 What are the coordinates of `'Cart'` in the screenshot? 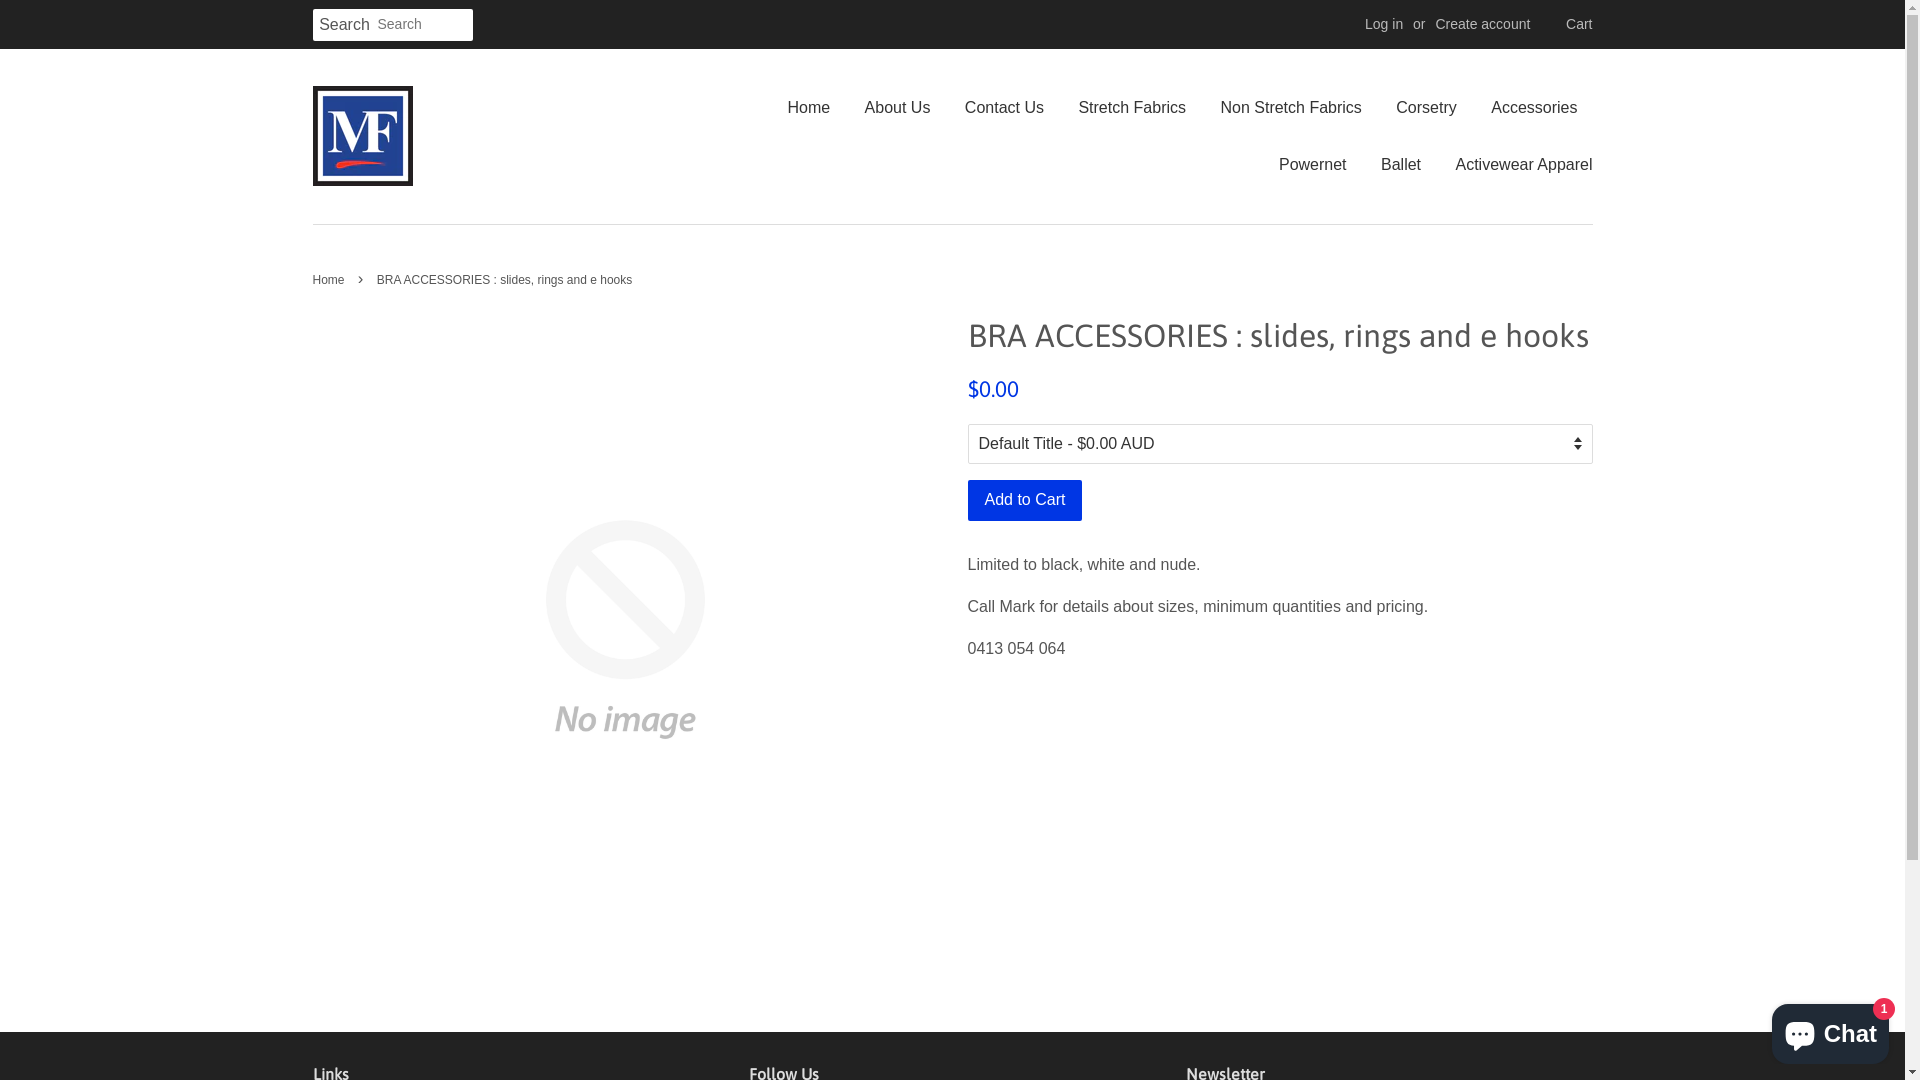 It's located at (1578, 24).